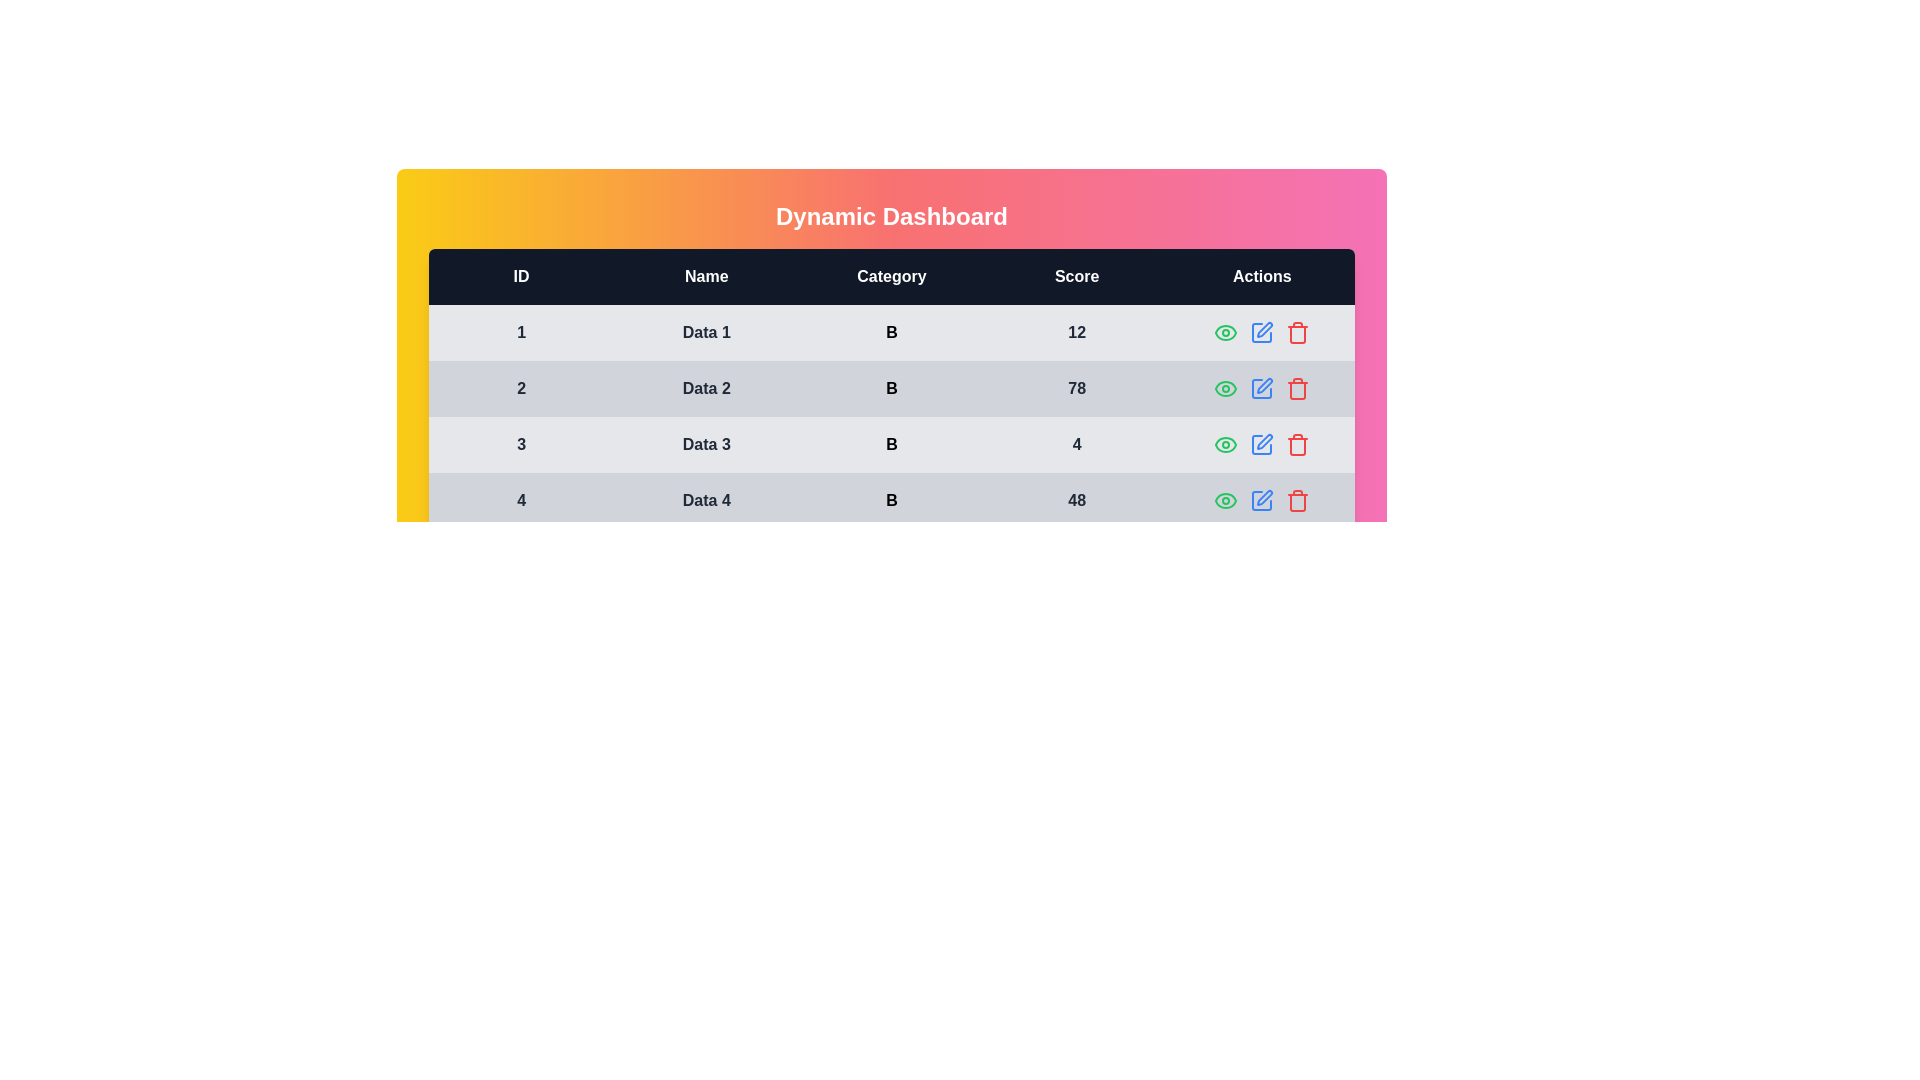 The width and height of the screenshot is (1920, 1080). Describe the element at coordinates (1297, 389) in the screenshot. I see `the row corresponding to 2` at that location.